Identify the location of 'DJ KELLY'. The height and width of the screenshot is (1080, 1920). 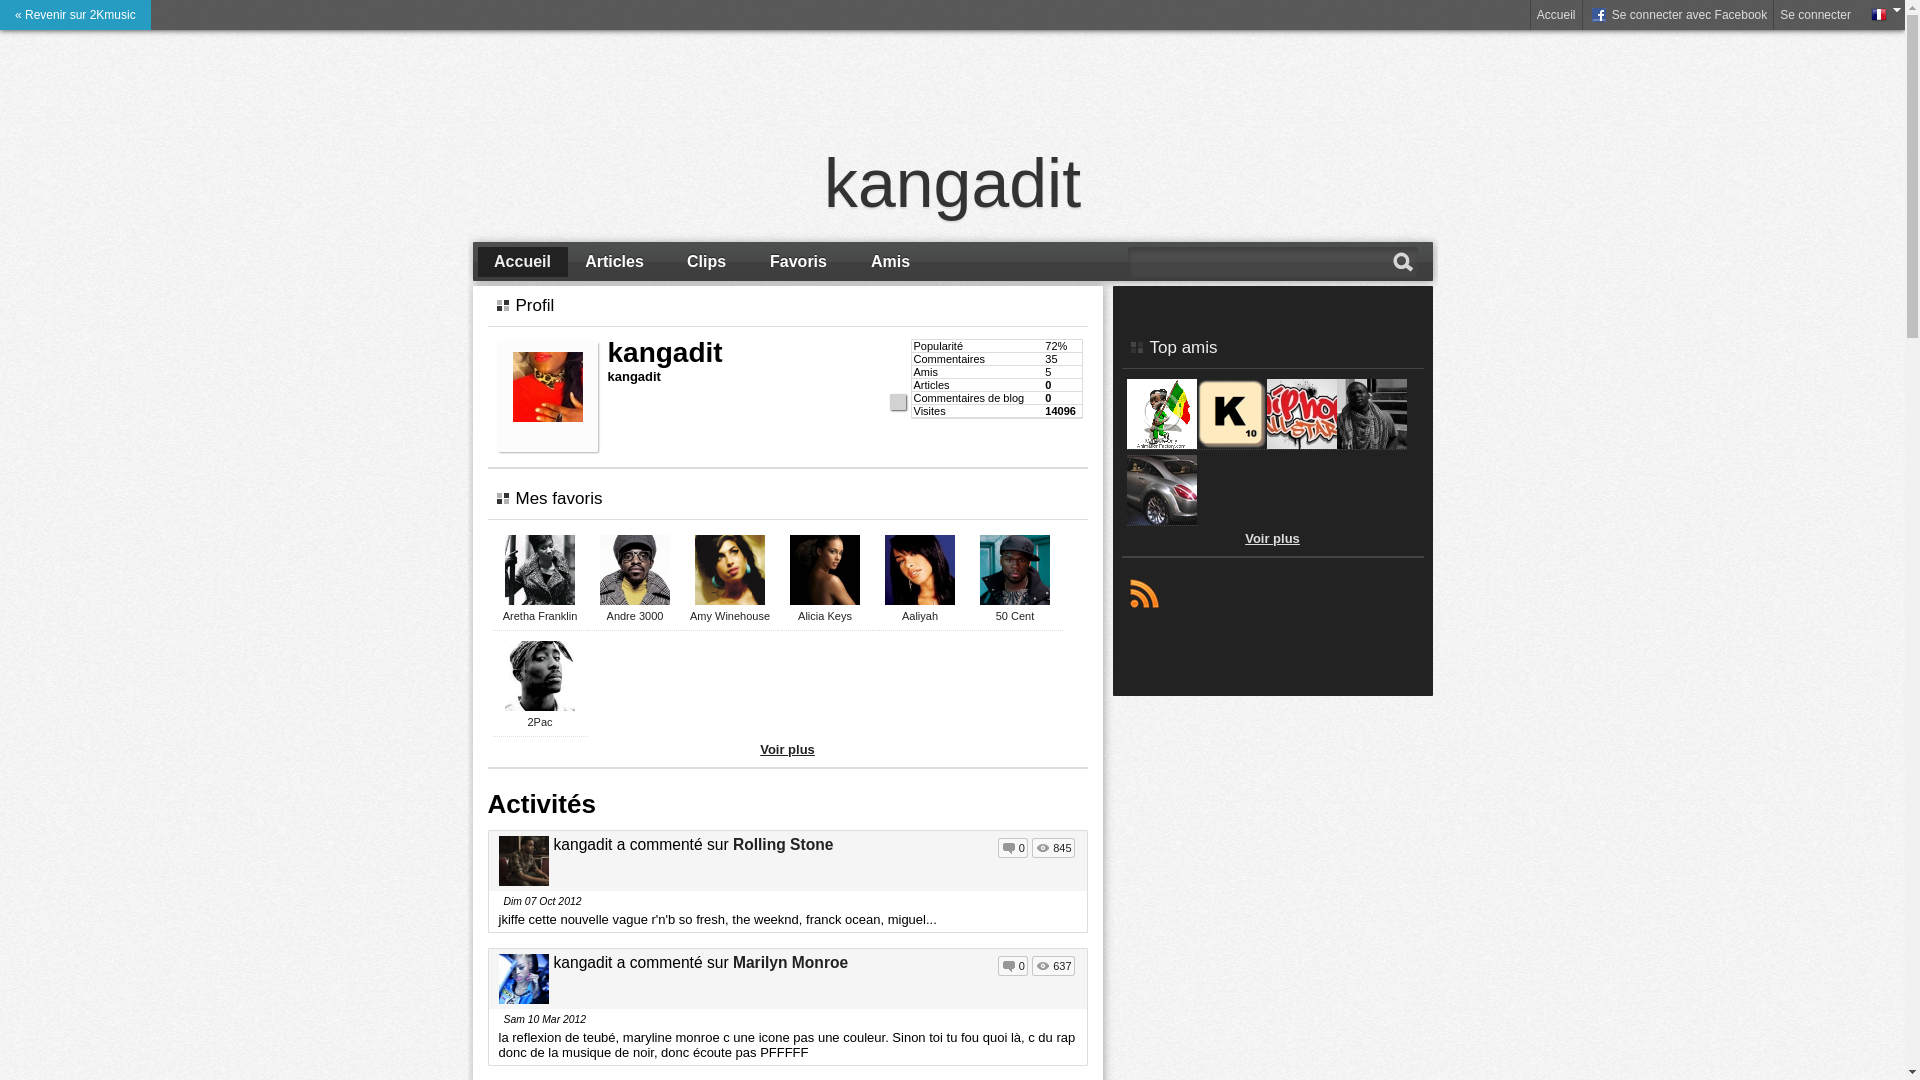
(1161, 444).